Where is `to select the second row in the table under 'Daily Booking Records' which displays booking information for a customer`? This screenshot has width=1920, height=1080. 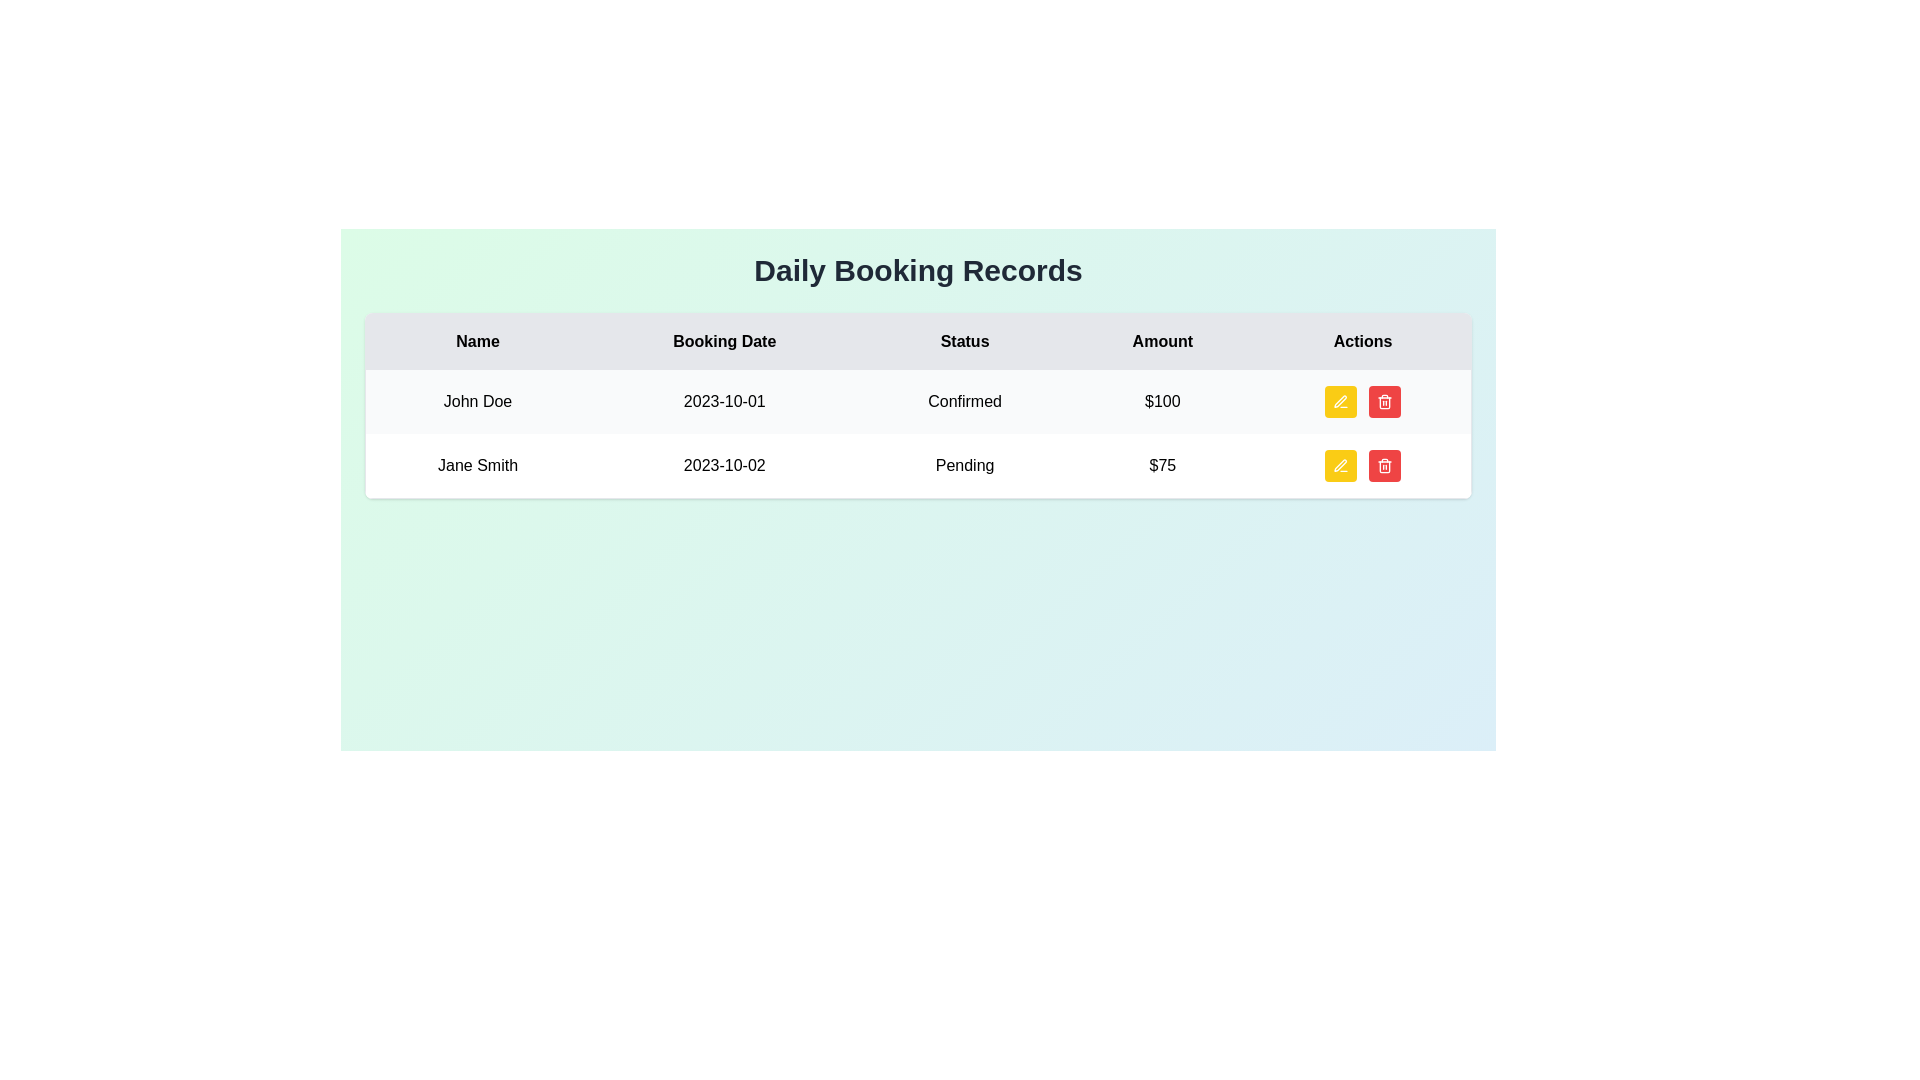
to select the second row in the table under 'Daily Booking Records' which displays booking information for a customer is located at coordinates (917, 466).